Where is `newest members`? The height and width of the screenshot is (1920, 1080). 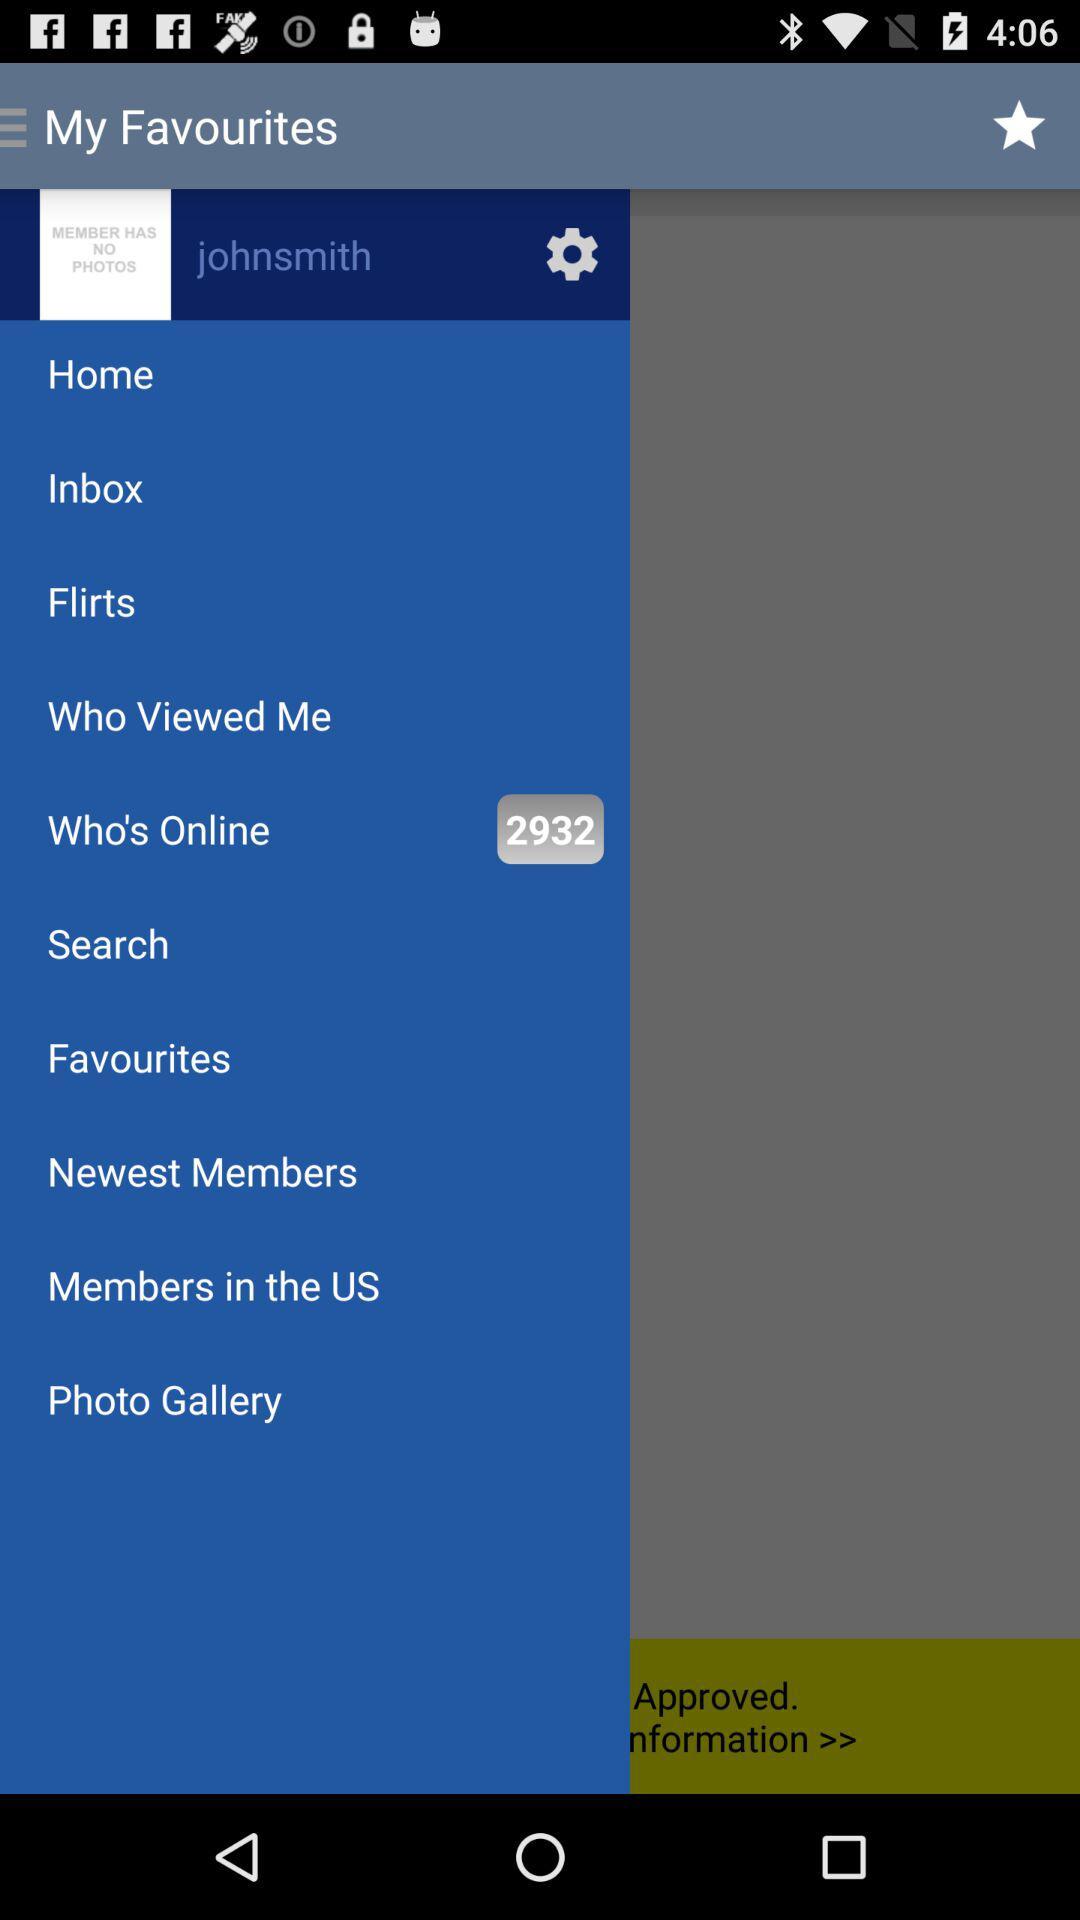 newest members is located at coordinates (202, 1171).